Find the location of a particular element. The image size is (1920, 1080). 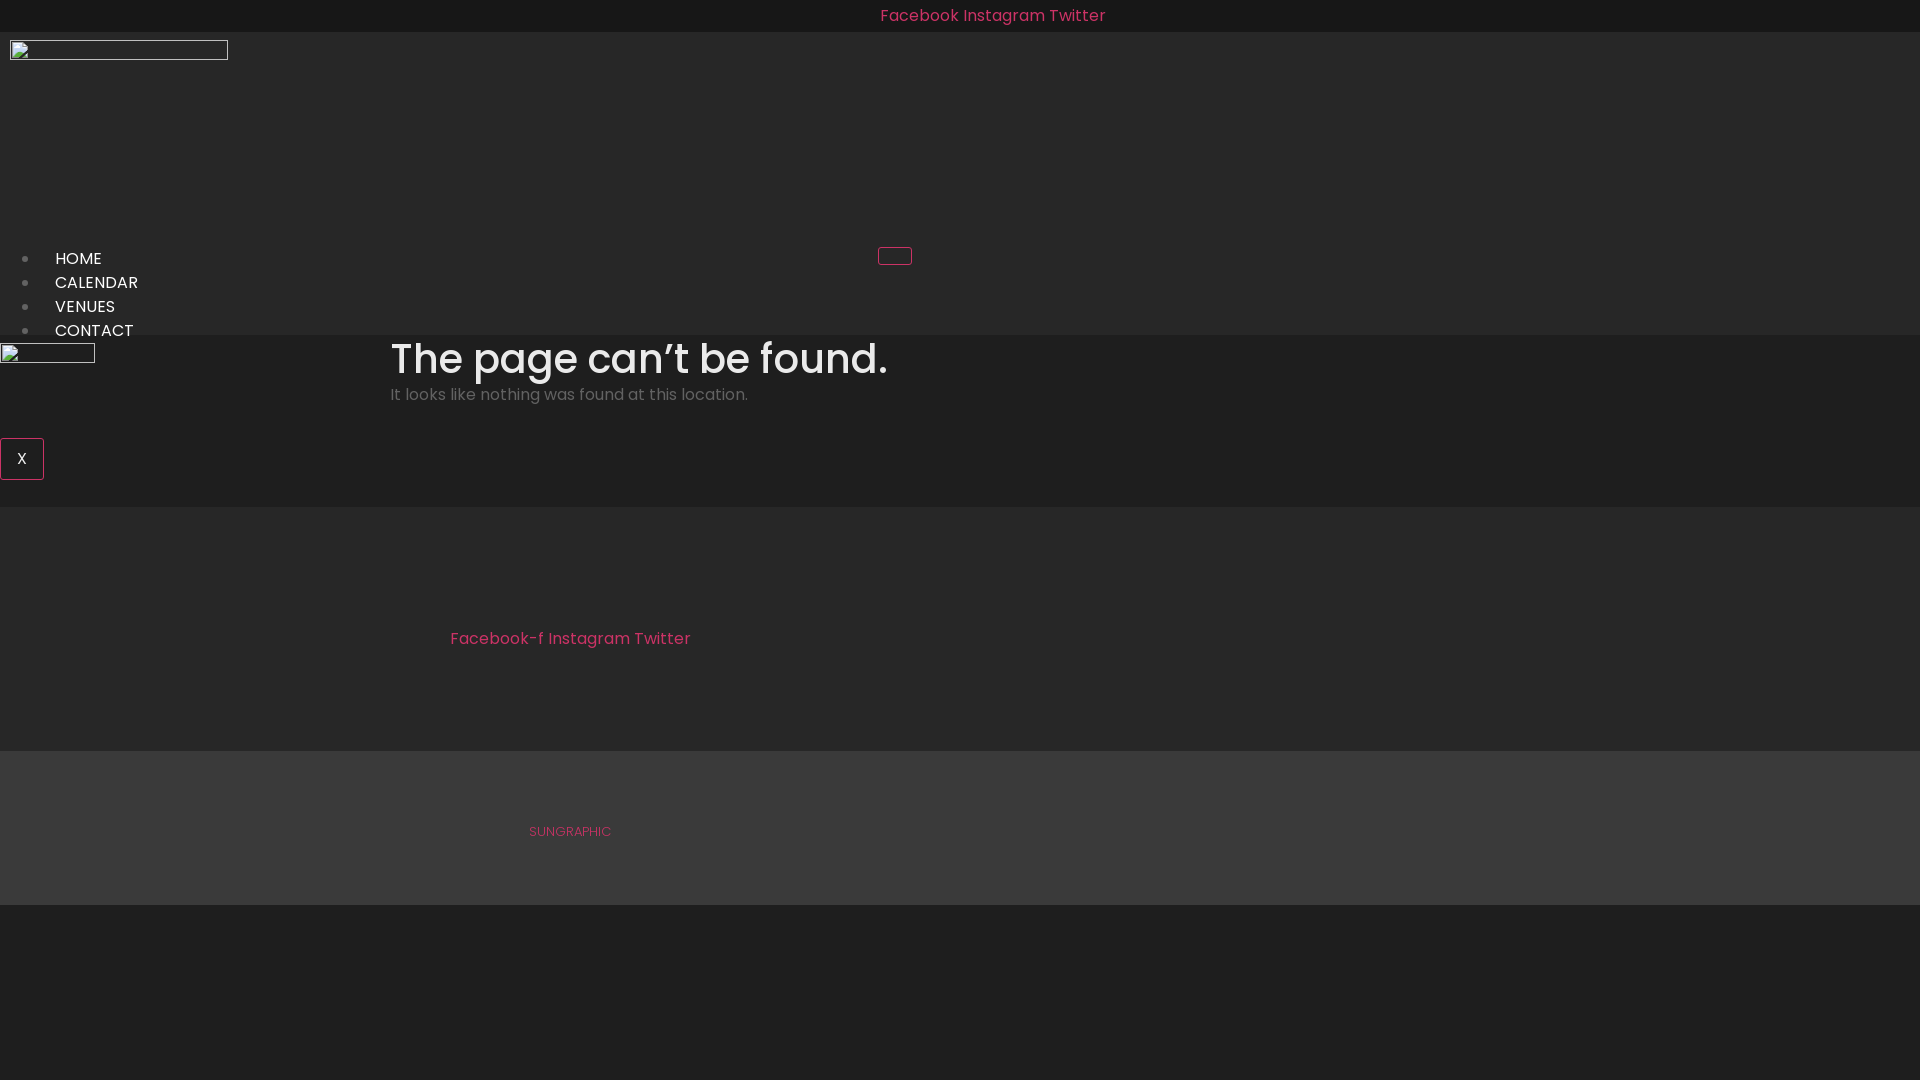

'Facebook-f' is located at coordinates (499, 638).